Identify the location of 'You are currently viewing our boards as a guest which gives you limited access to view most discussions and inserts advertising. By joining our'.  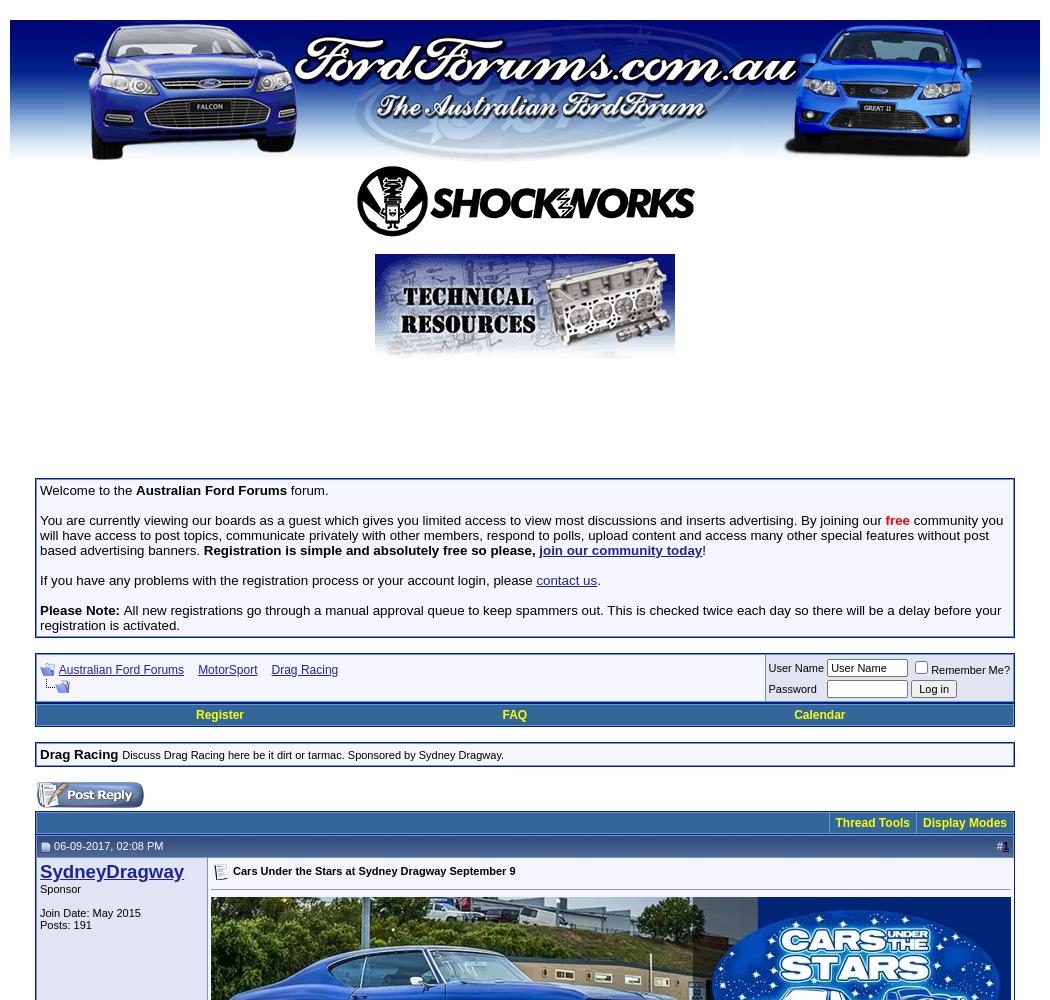
(39, 520).